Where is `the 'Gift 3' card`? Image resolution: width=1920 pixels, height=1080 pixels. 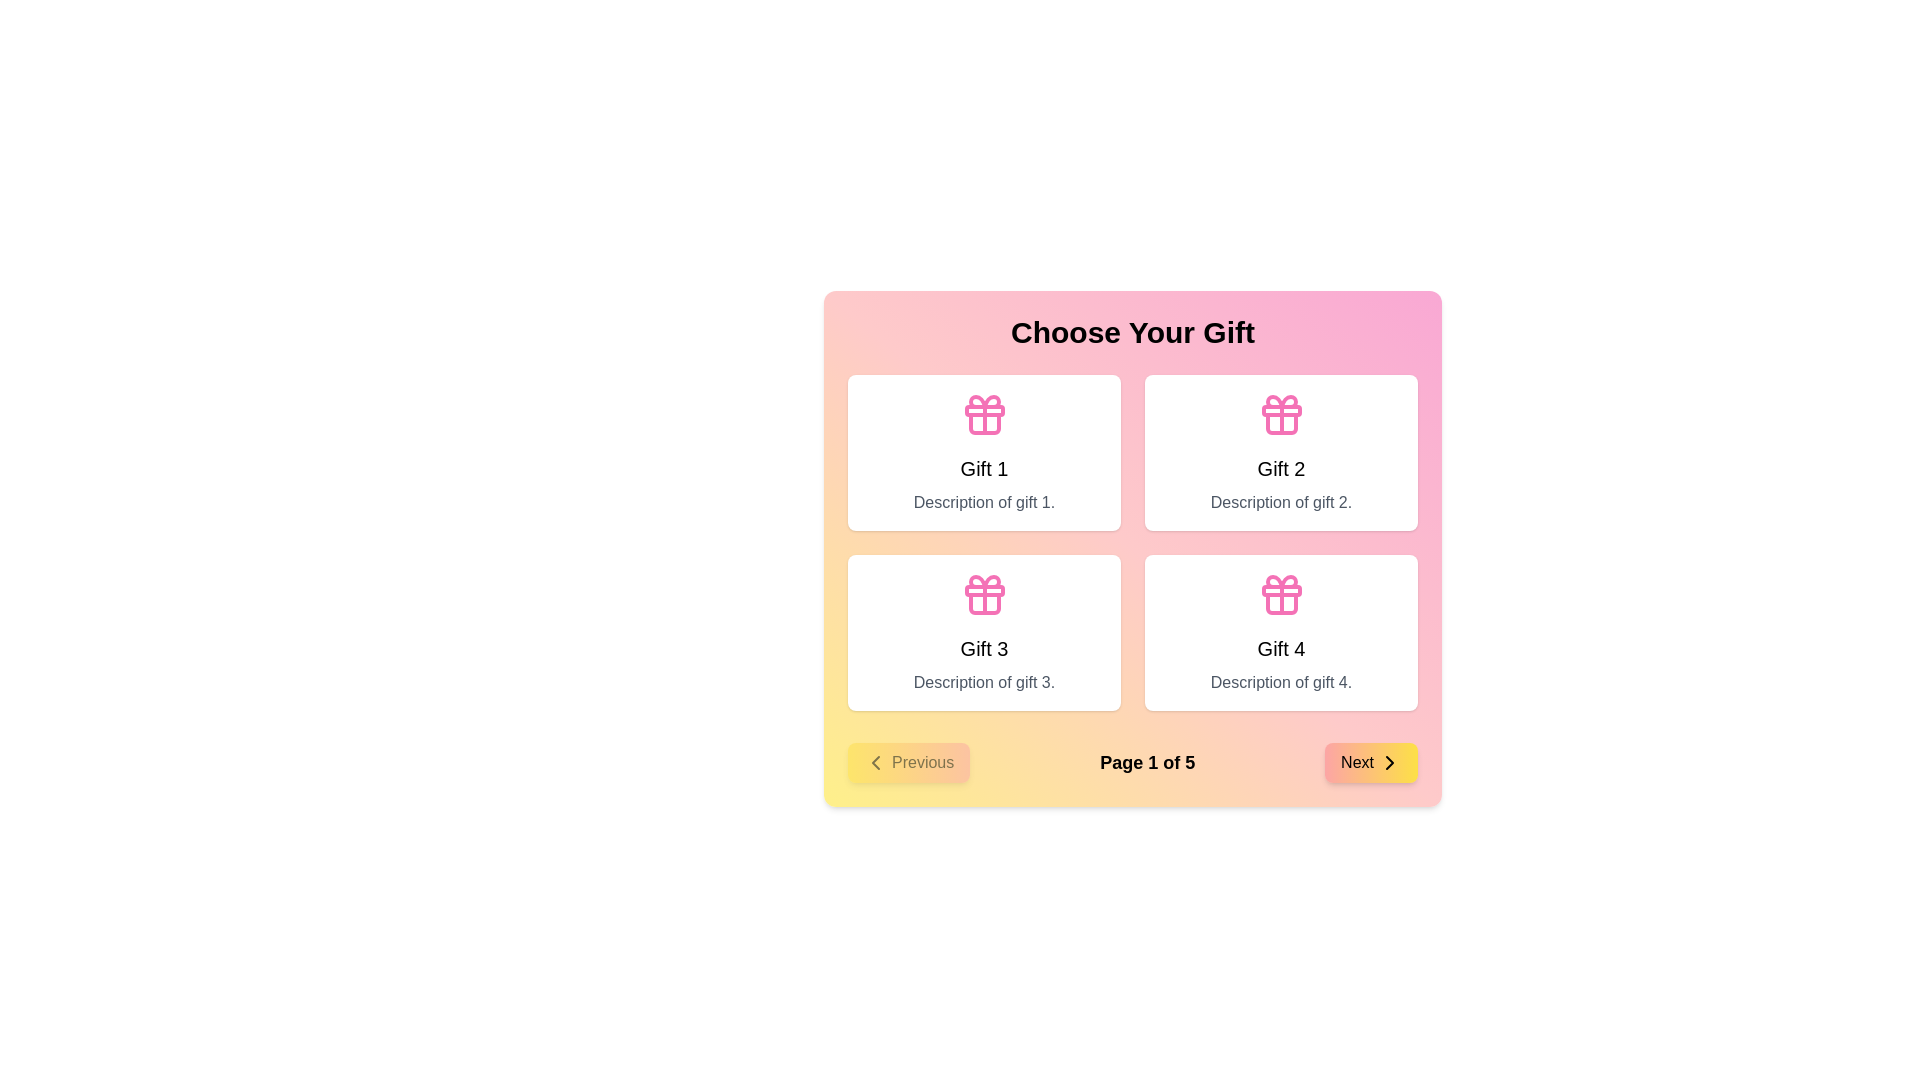
the 'Gift 3' card is located at coordinates (984, 632).